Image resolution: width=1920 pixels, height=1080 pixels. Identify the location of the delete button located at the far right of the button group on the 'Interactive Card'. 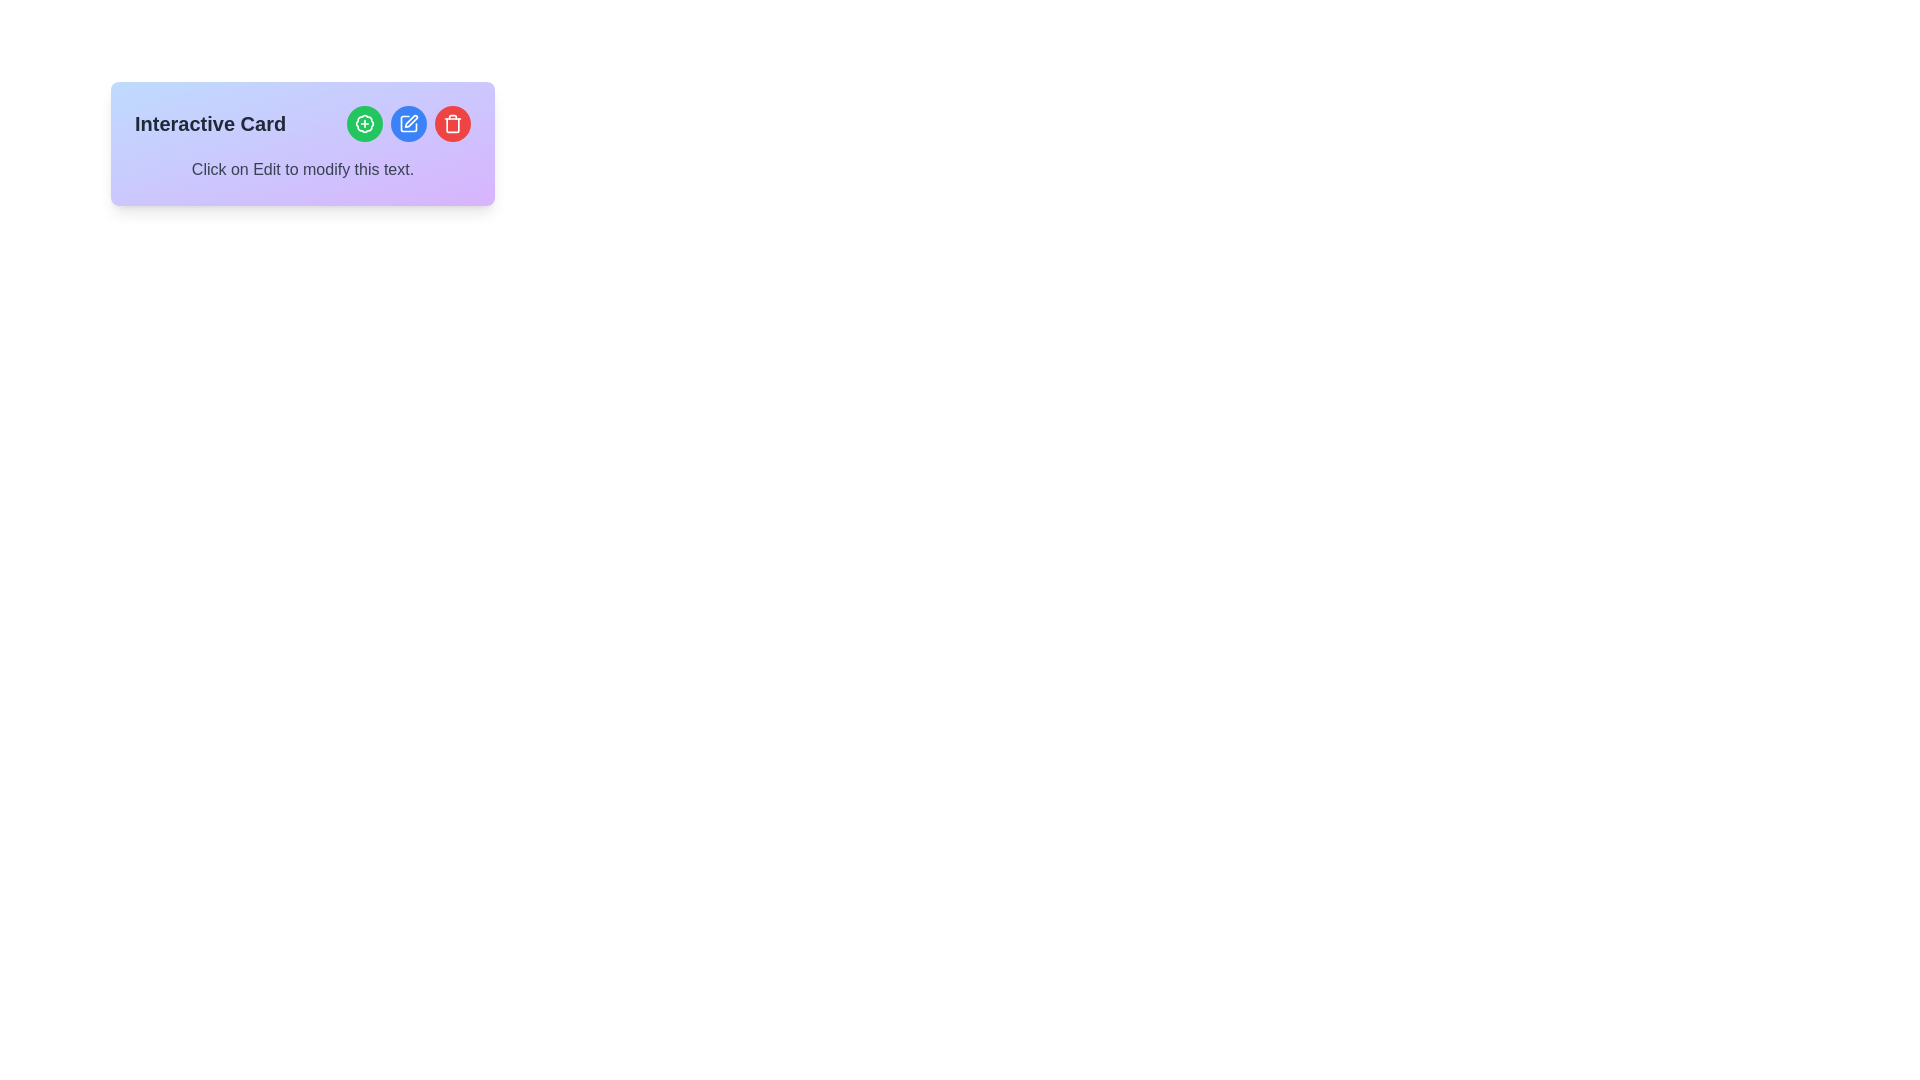
(451, 123).